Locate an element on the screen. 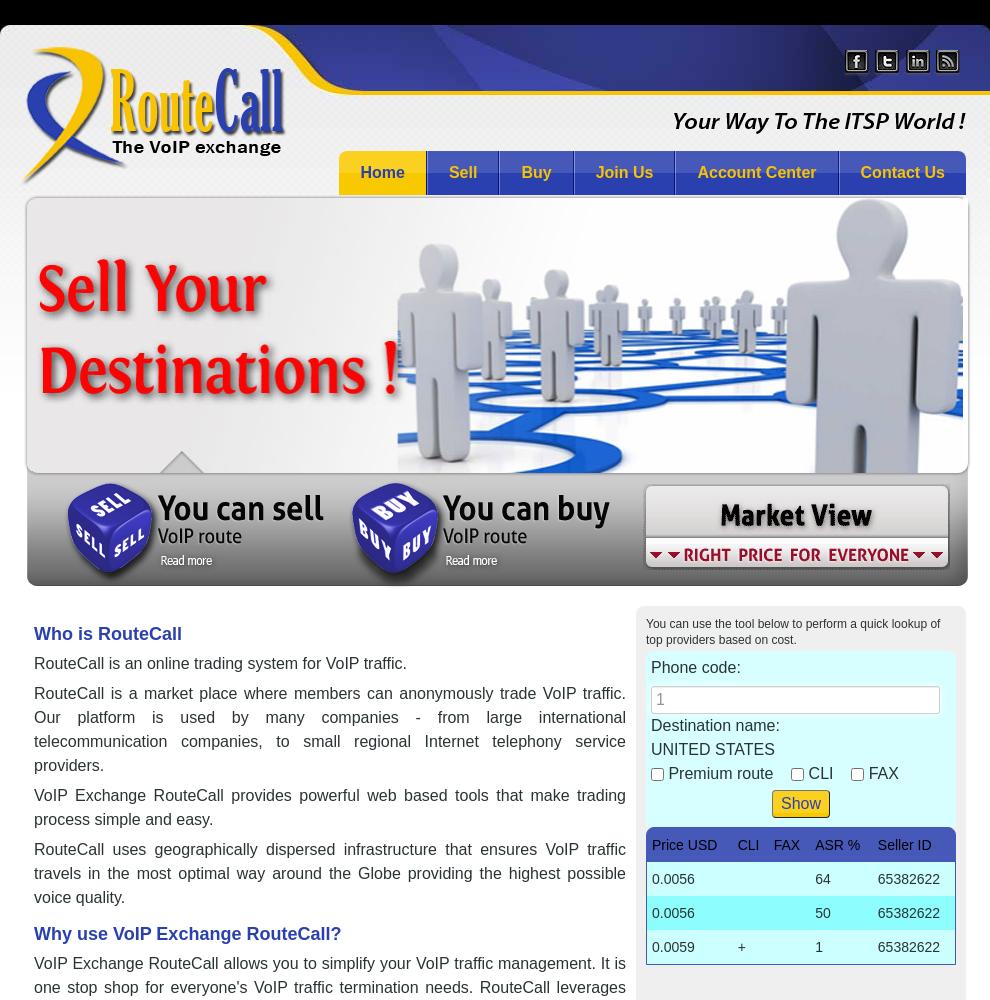  '50' is located at coordinates (821, 913).